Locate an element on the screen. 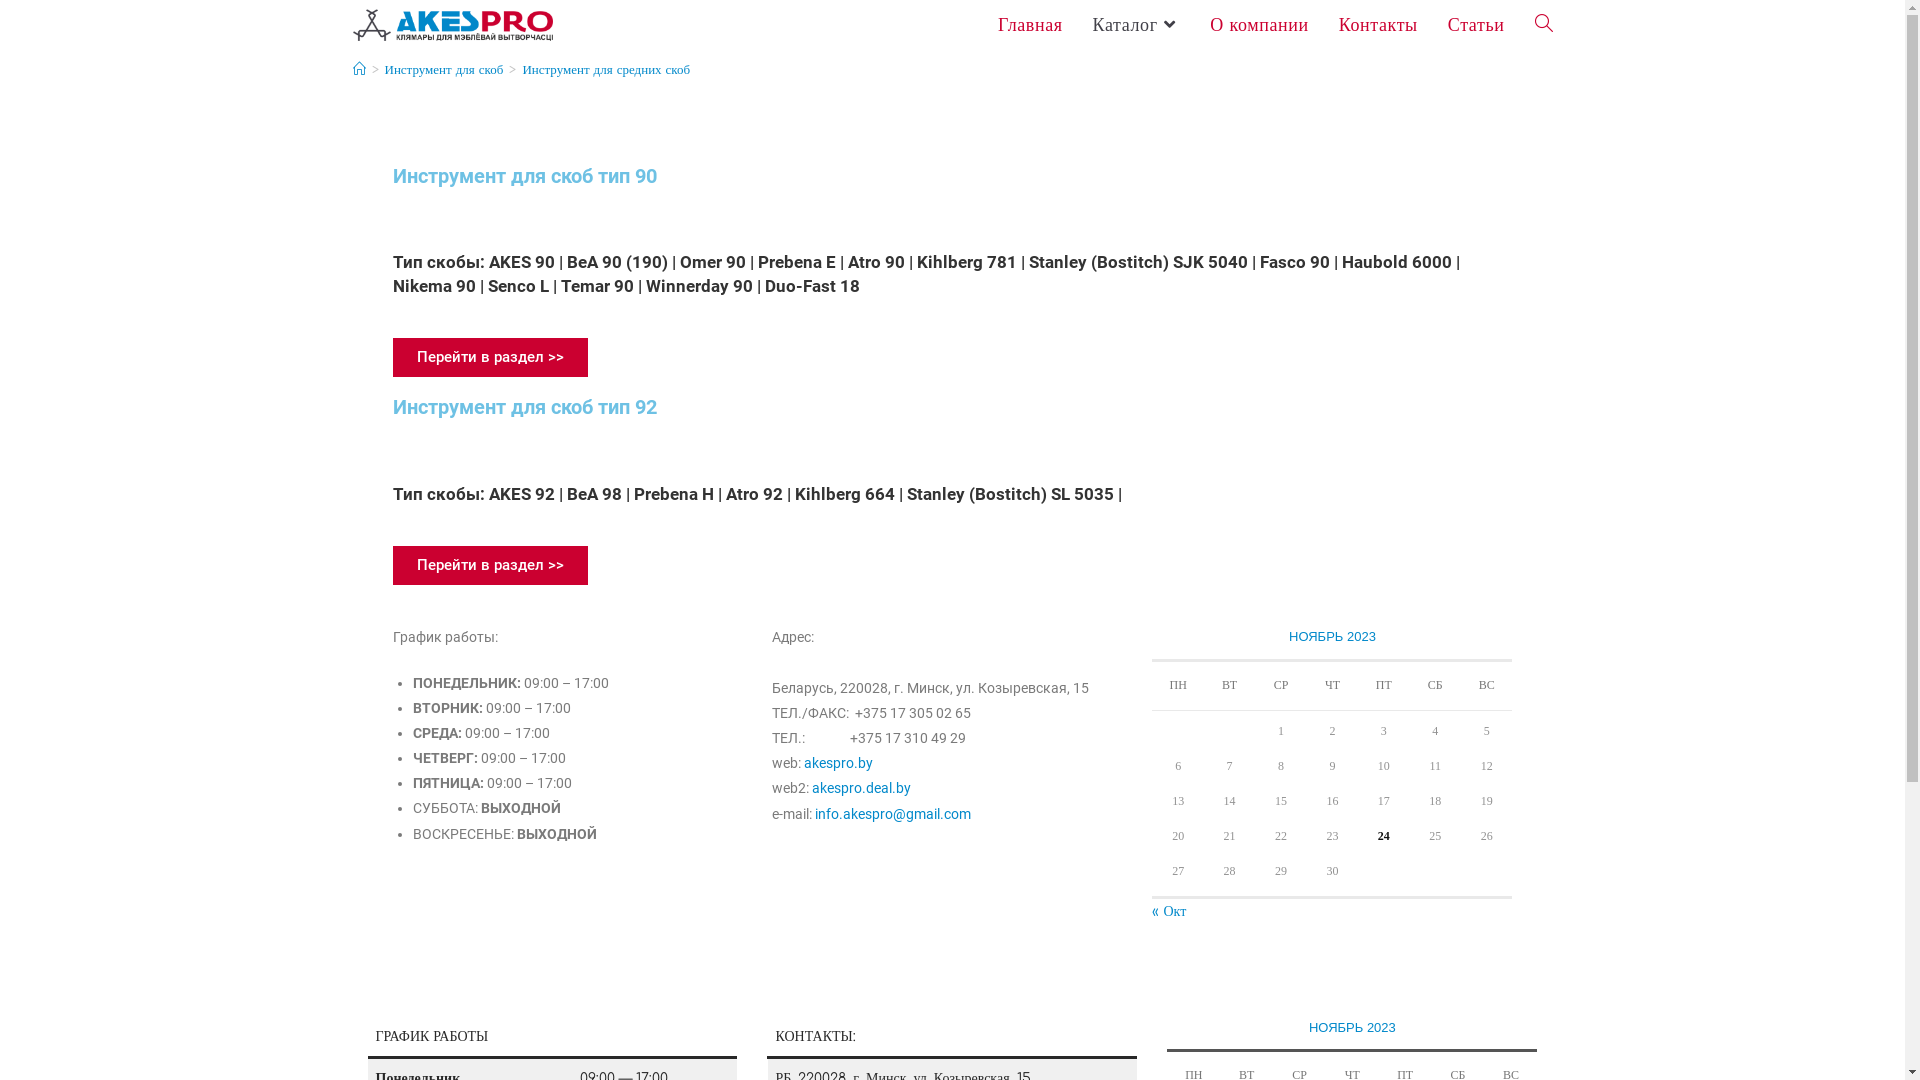 The width and height of the screenshot is (1920, 1080). 'akespro.deal.by' is located at coordinates (811, 786).